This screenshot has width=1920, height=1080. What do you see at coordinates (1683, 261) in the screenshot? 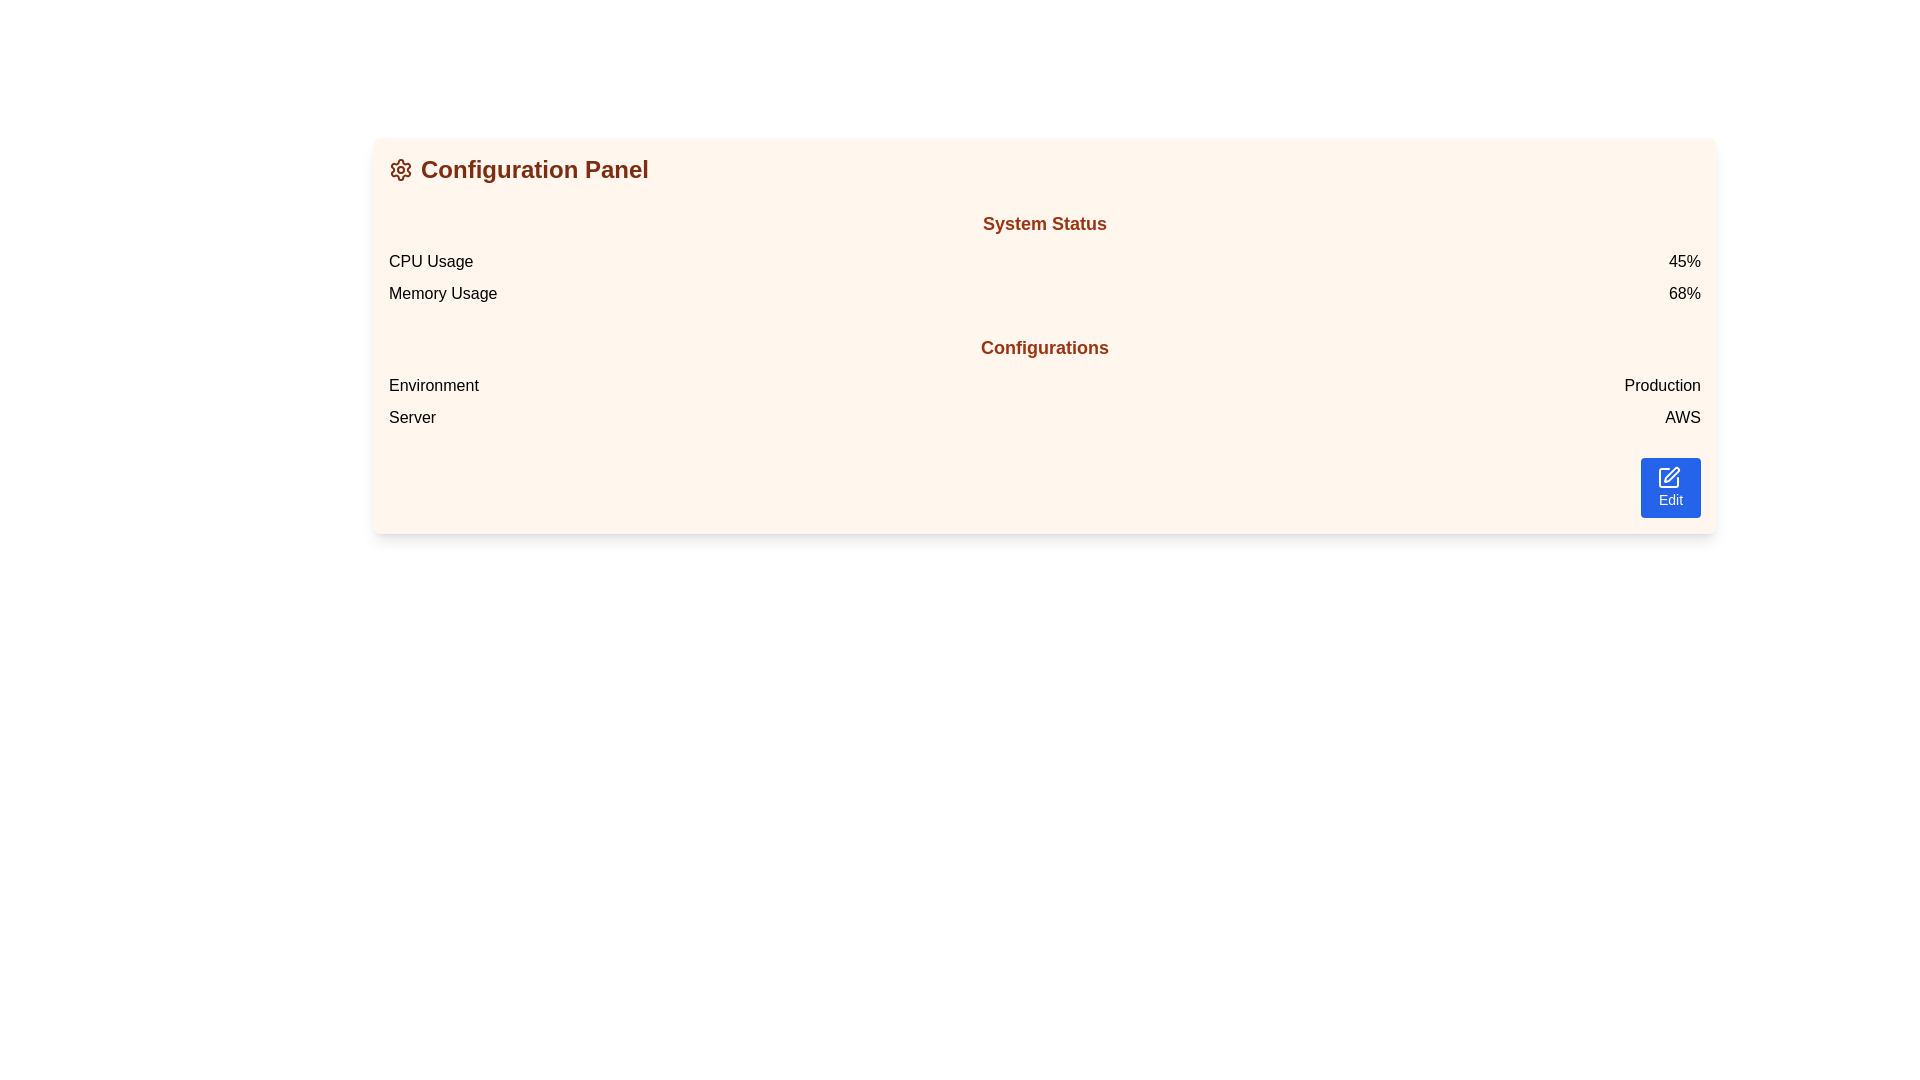
I see `the static text label displaying the current CPU usage percentage, which is located to the right of the 'CPU Usage' text label` at bounding box center [1683, 261].